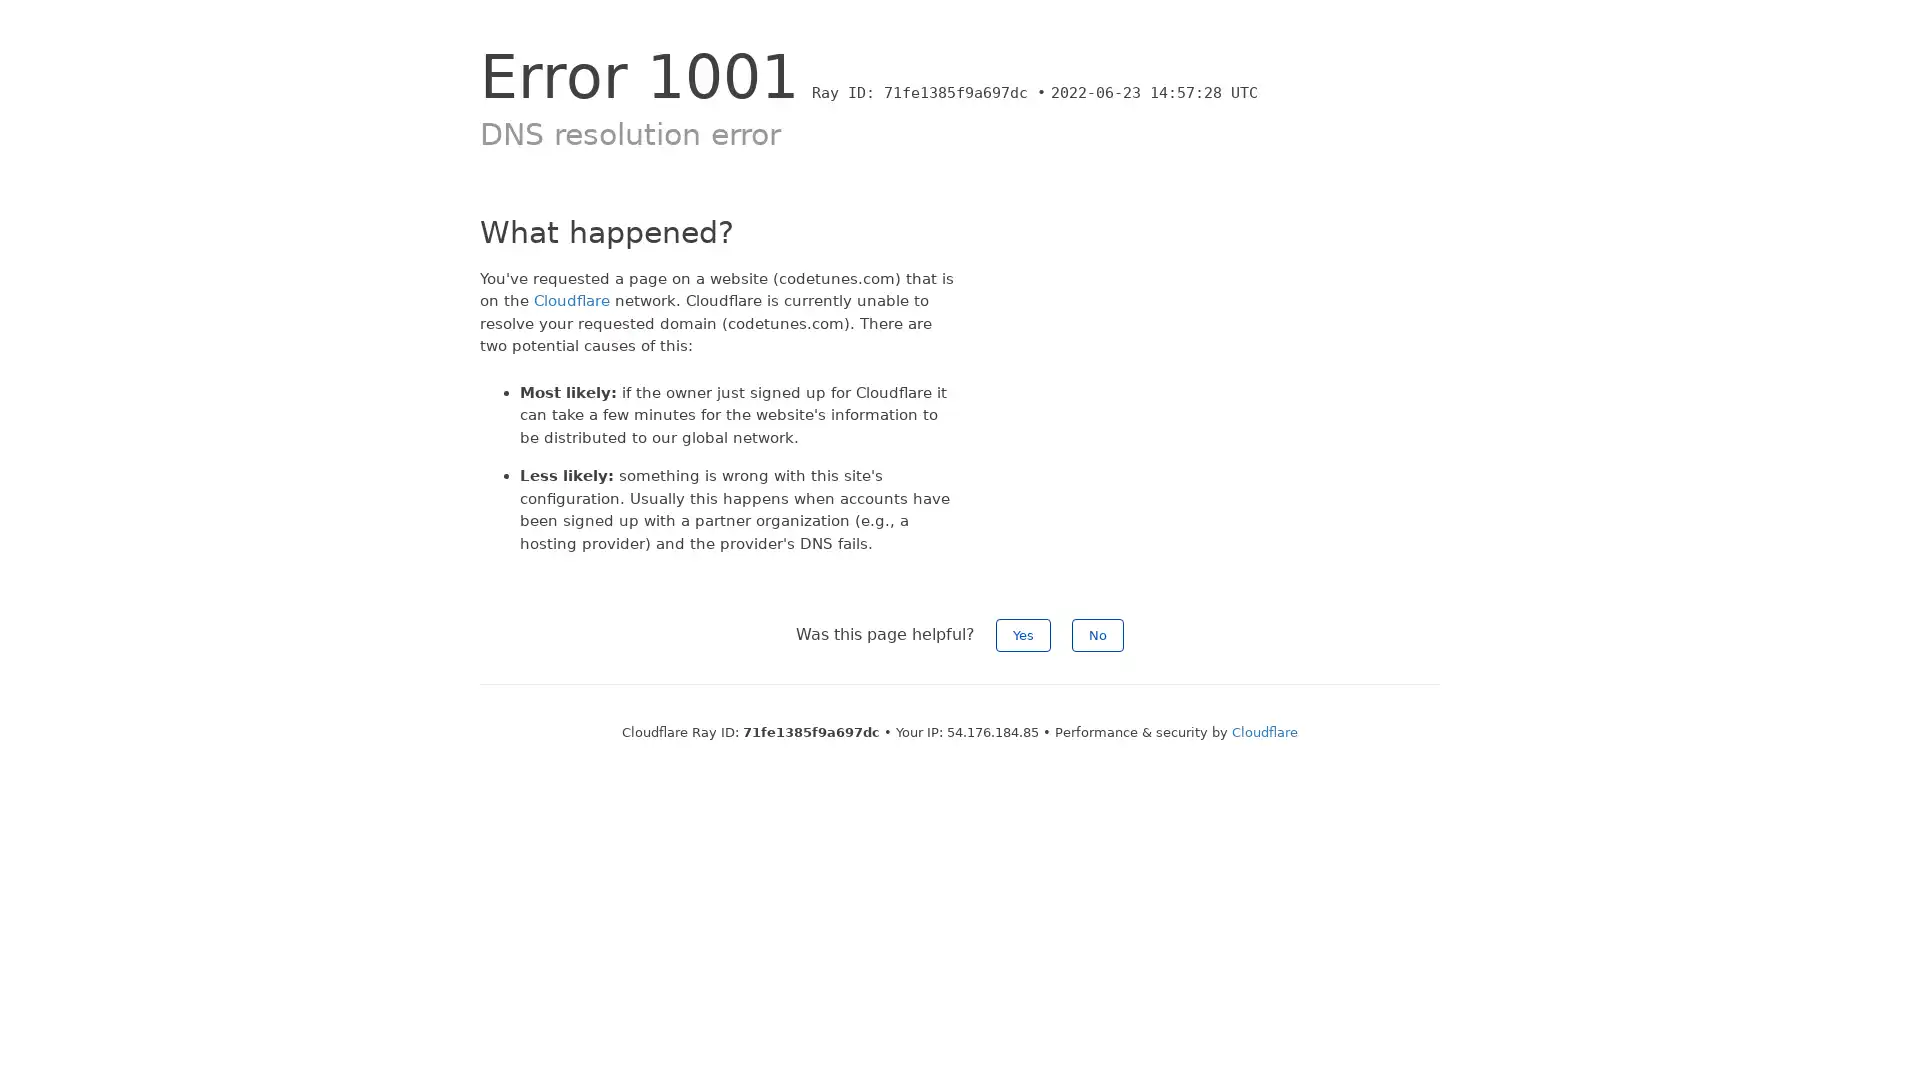 This screenshot has height=1080, width=1920. I want to click on No, so click(1097, 635).